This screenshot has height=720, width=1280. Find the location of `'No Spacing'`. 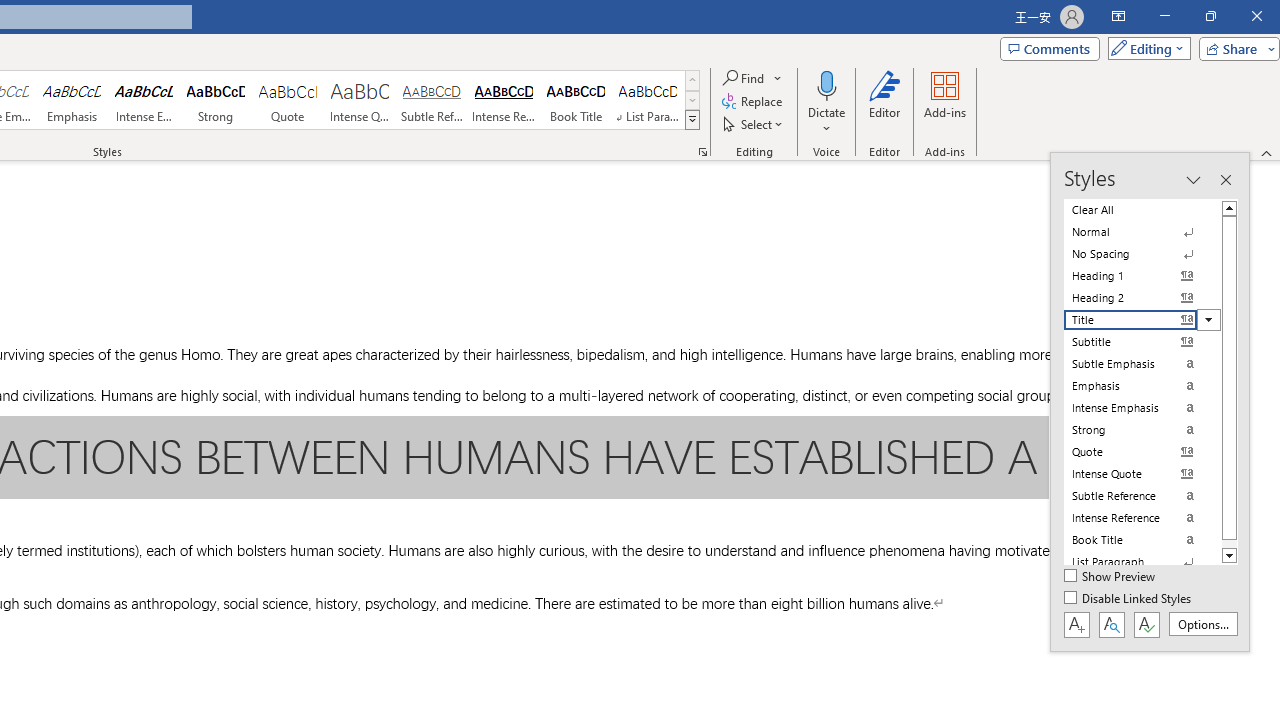

'No Spacing' is located at coordinates (1142, 253).